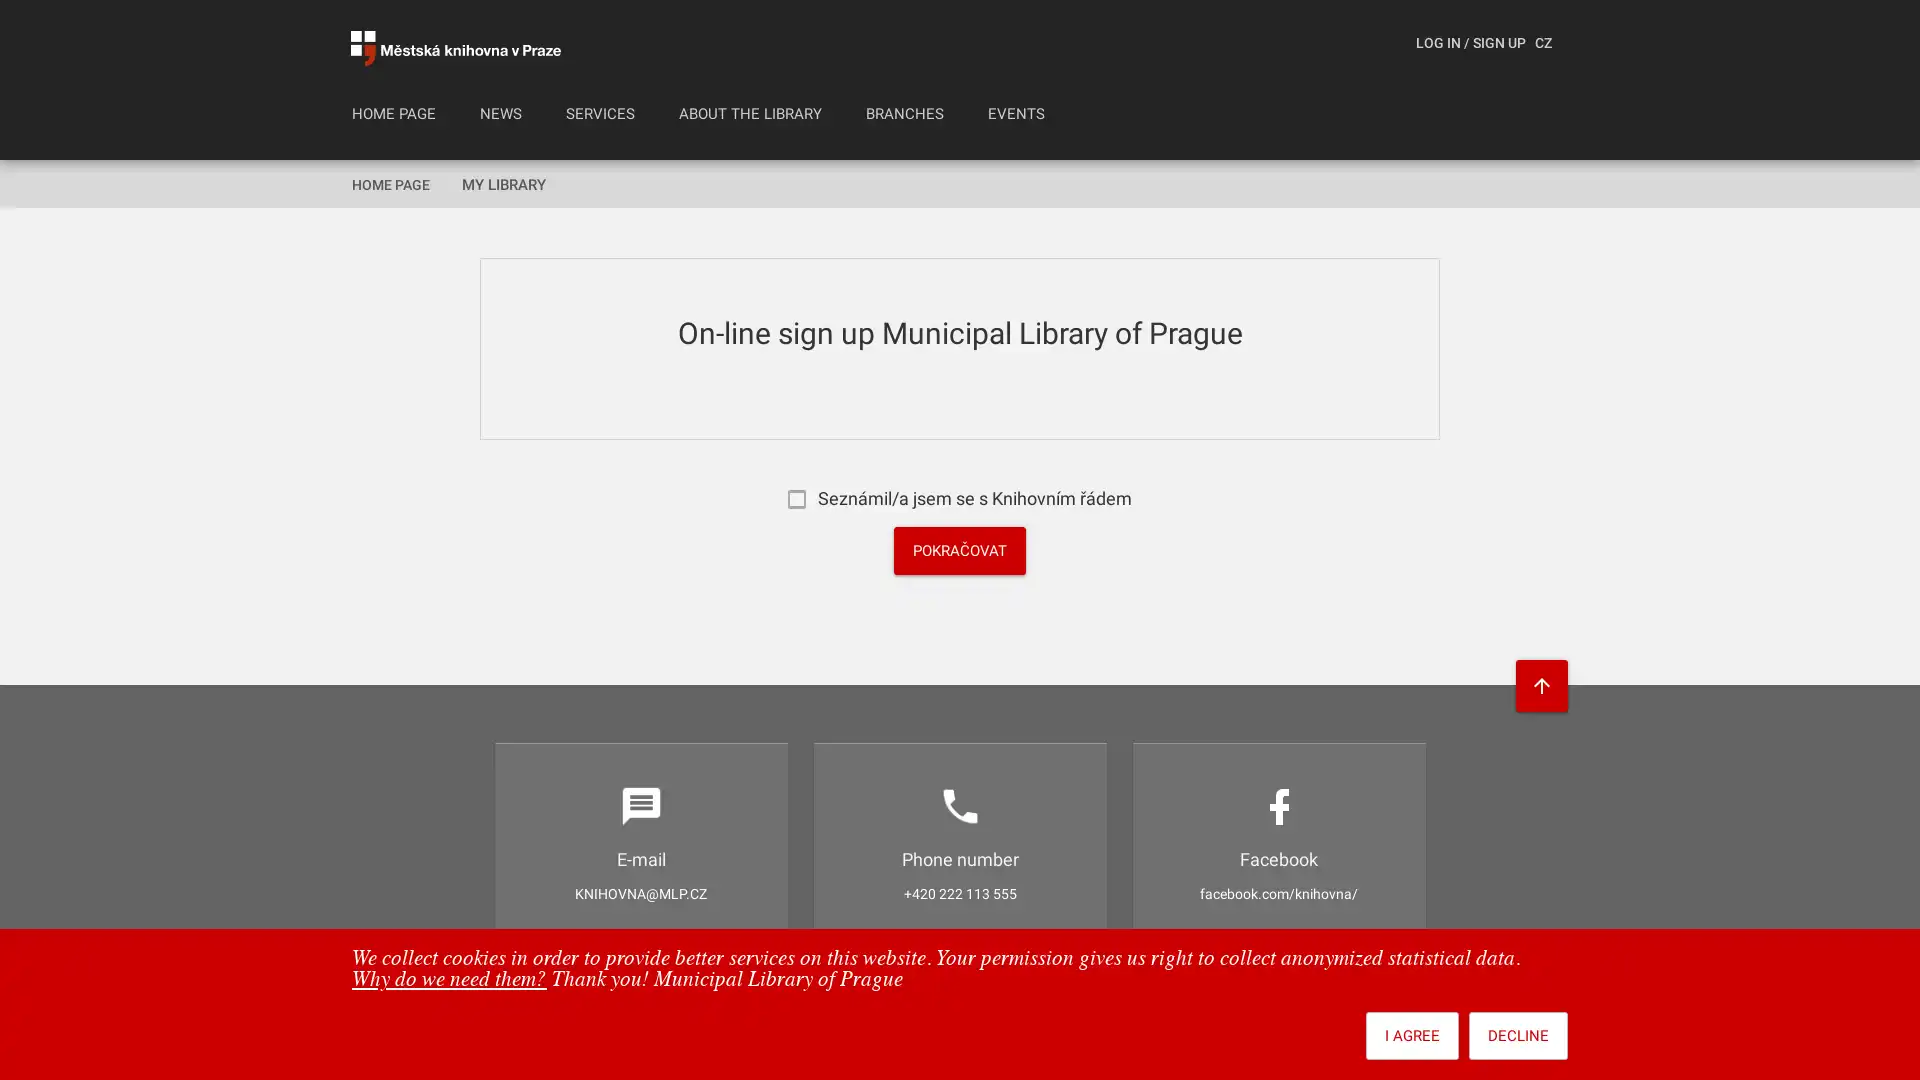 The image size is (1920, 1080). What do you see at coordinates (960, 551) in the screenshot?
I see `POKRACOVAT` at bounding box center [960, 551].